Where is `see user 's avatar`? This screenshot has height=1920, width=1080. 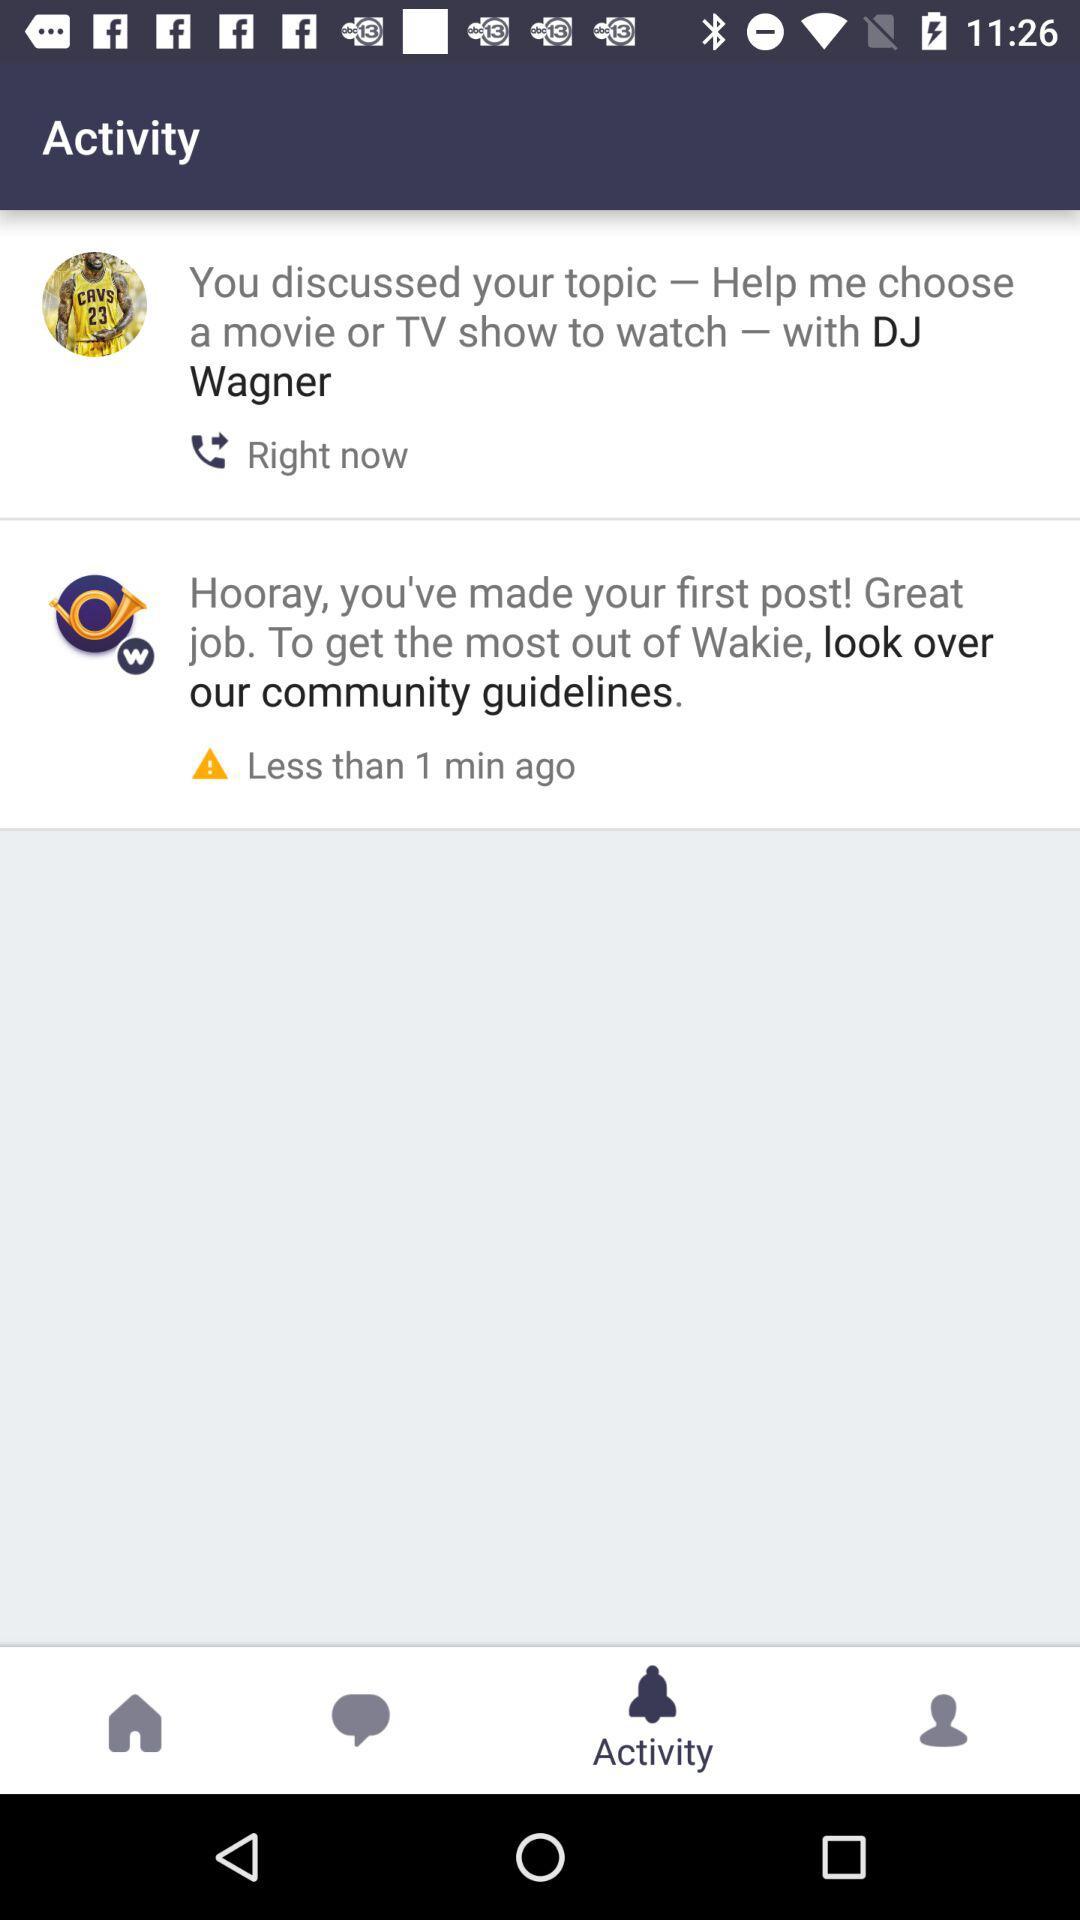 see user 's avatar is located at coordinates (94, 303).